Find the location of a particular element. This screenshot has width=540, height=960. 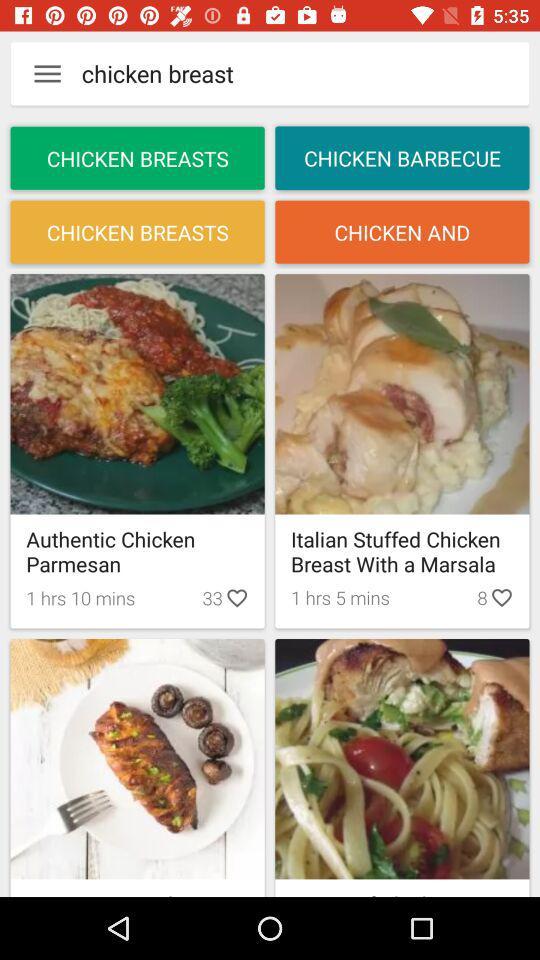

last row 1st image of the page is located at coordinates (137, 757).